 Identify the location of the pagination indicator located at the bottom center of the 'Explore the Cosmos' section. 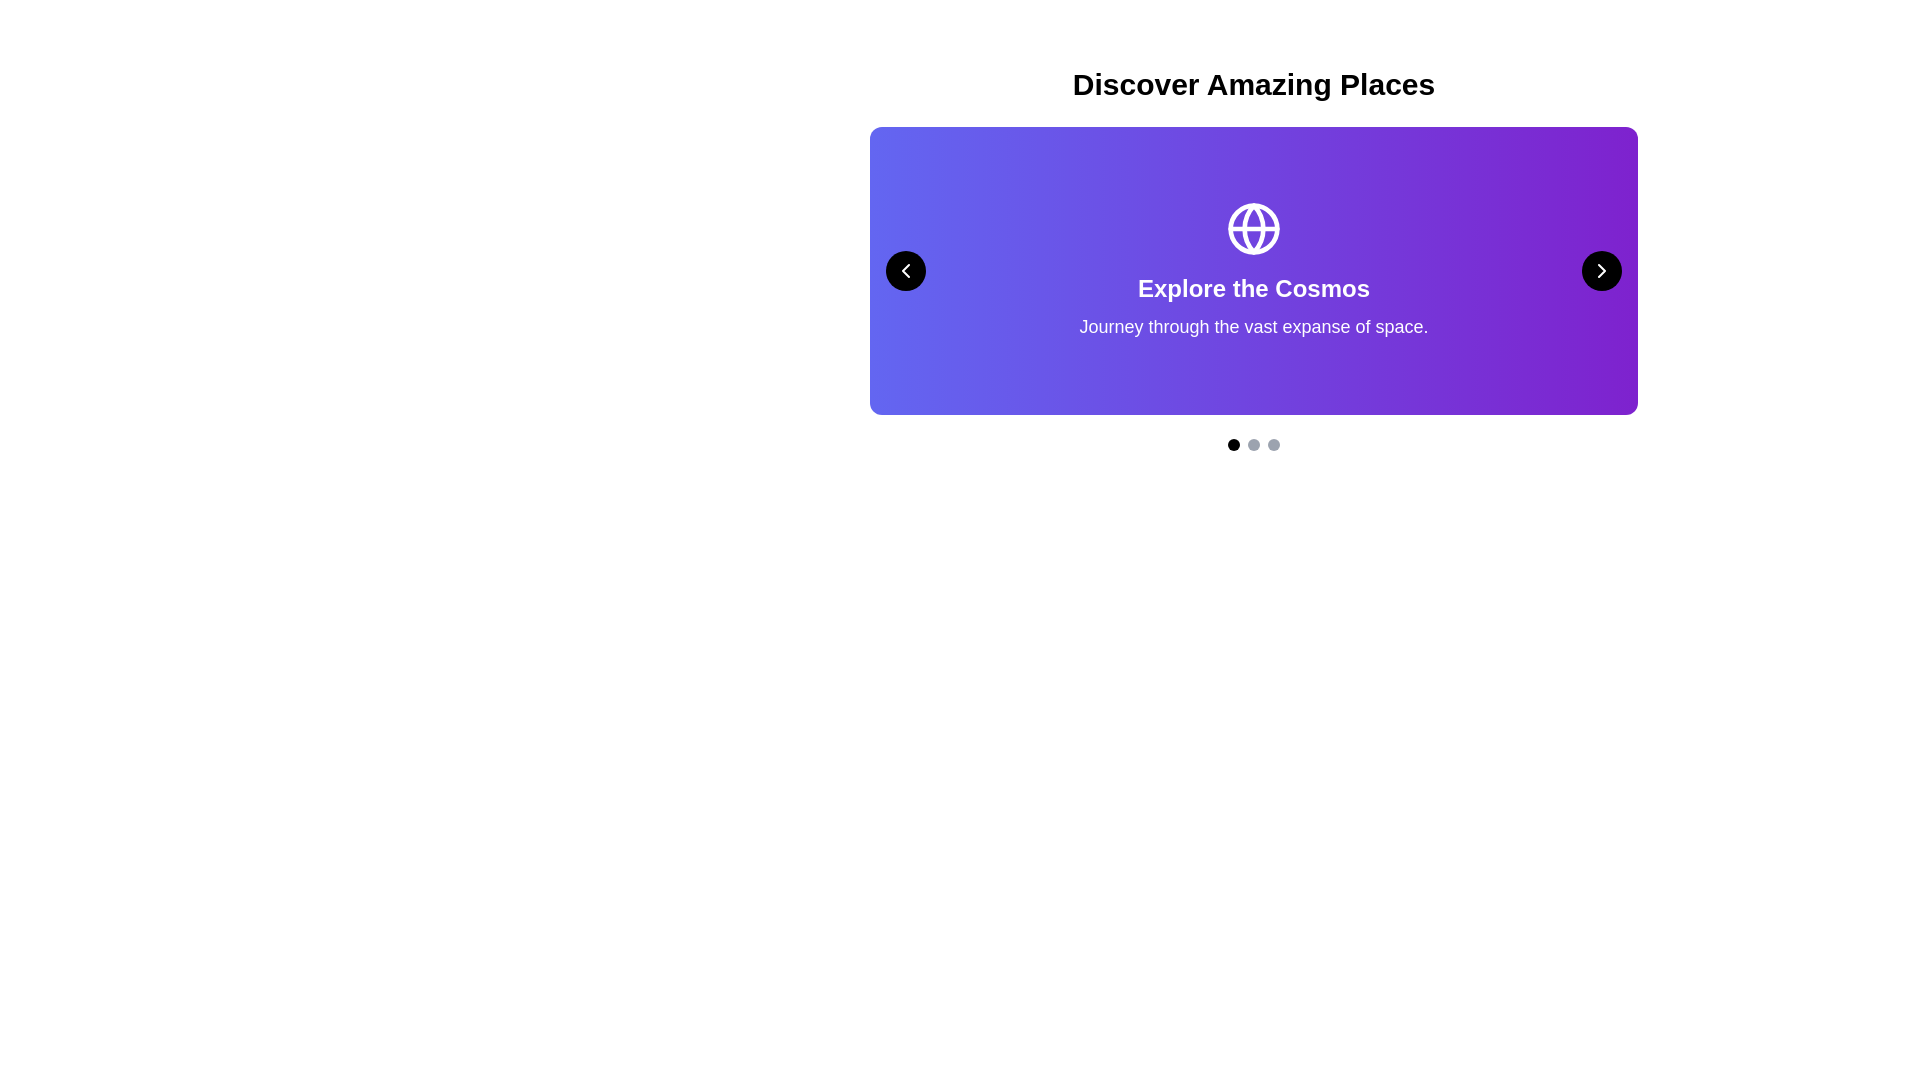
(1252, 443).